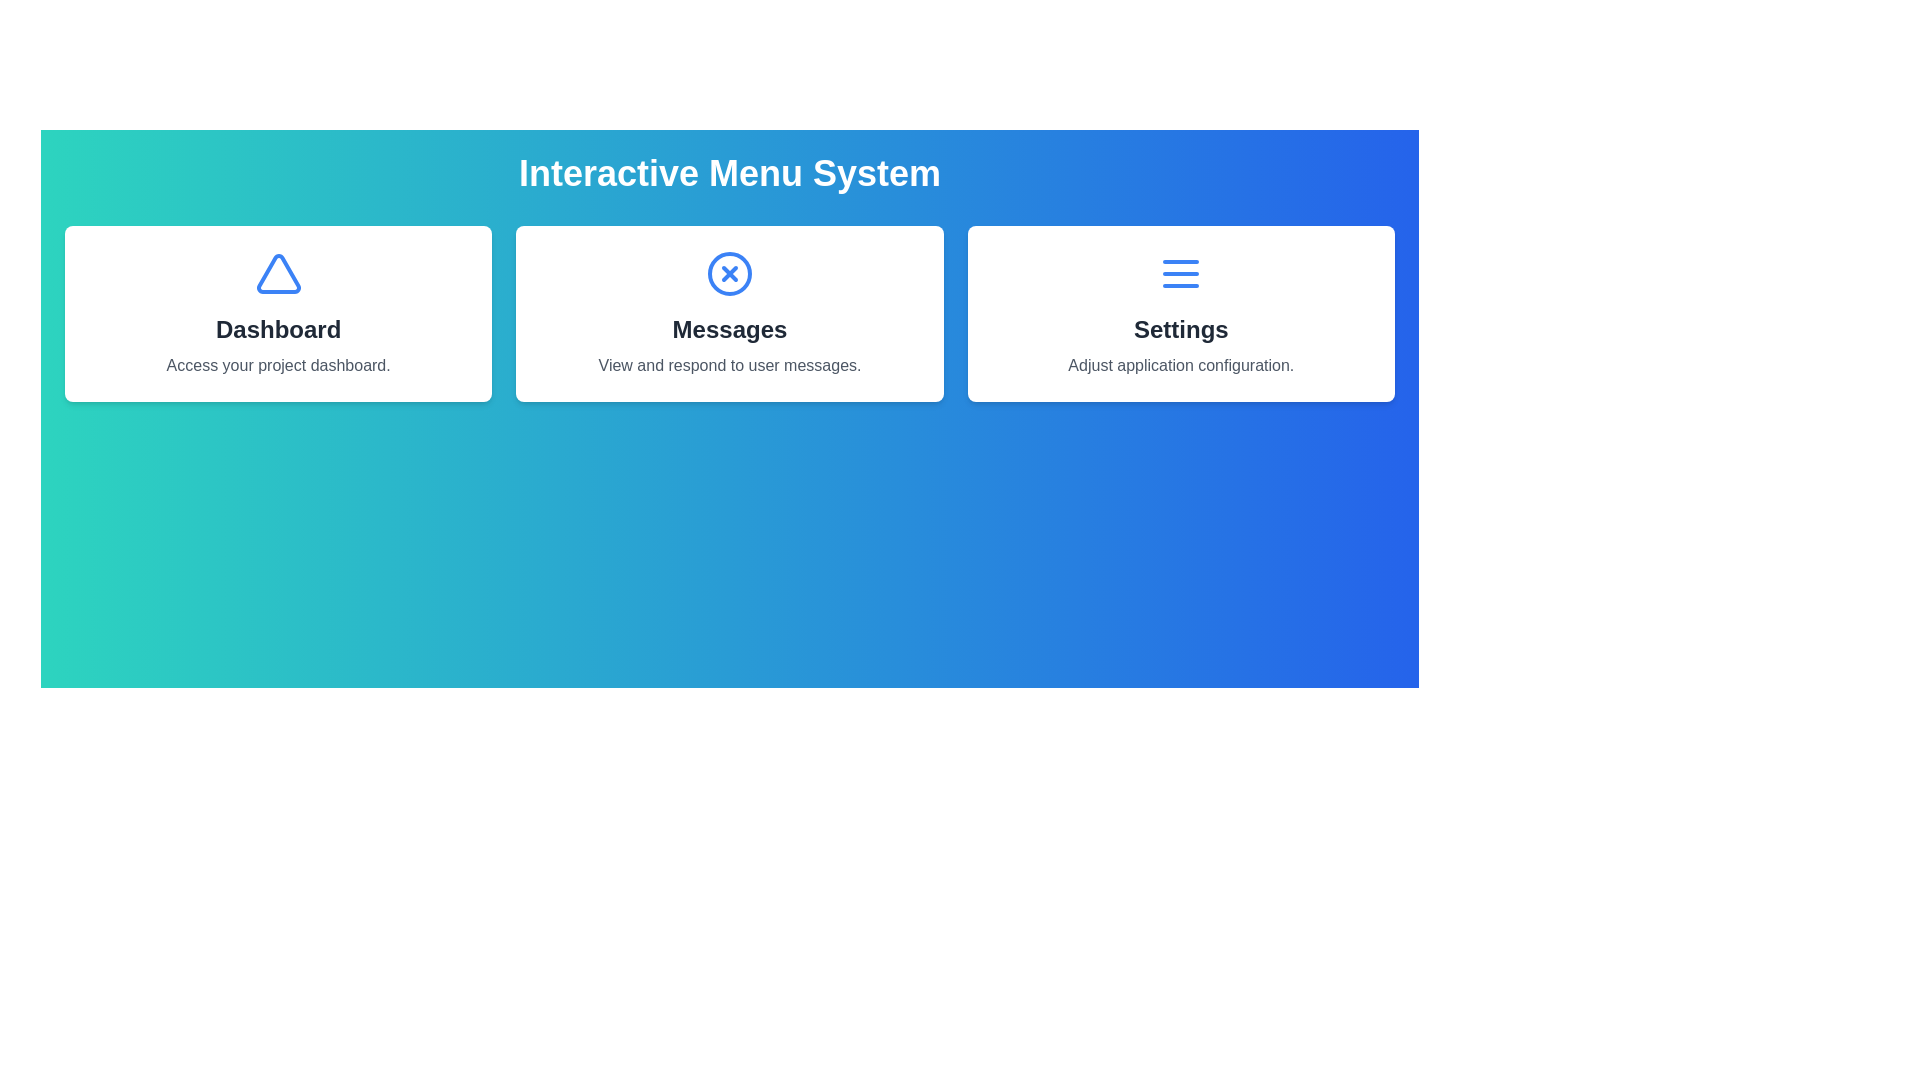 This screenshot has height=1080, width=1920. What do you see at coordinates (1181, 273) in the screenshot?
I see `the settings toggle icon located in the top section of the 'Settings' card, which is horizontally centered and positioned in the rightmost area of a three-card layout` at bounding box center [1181, 273].